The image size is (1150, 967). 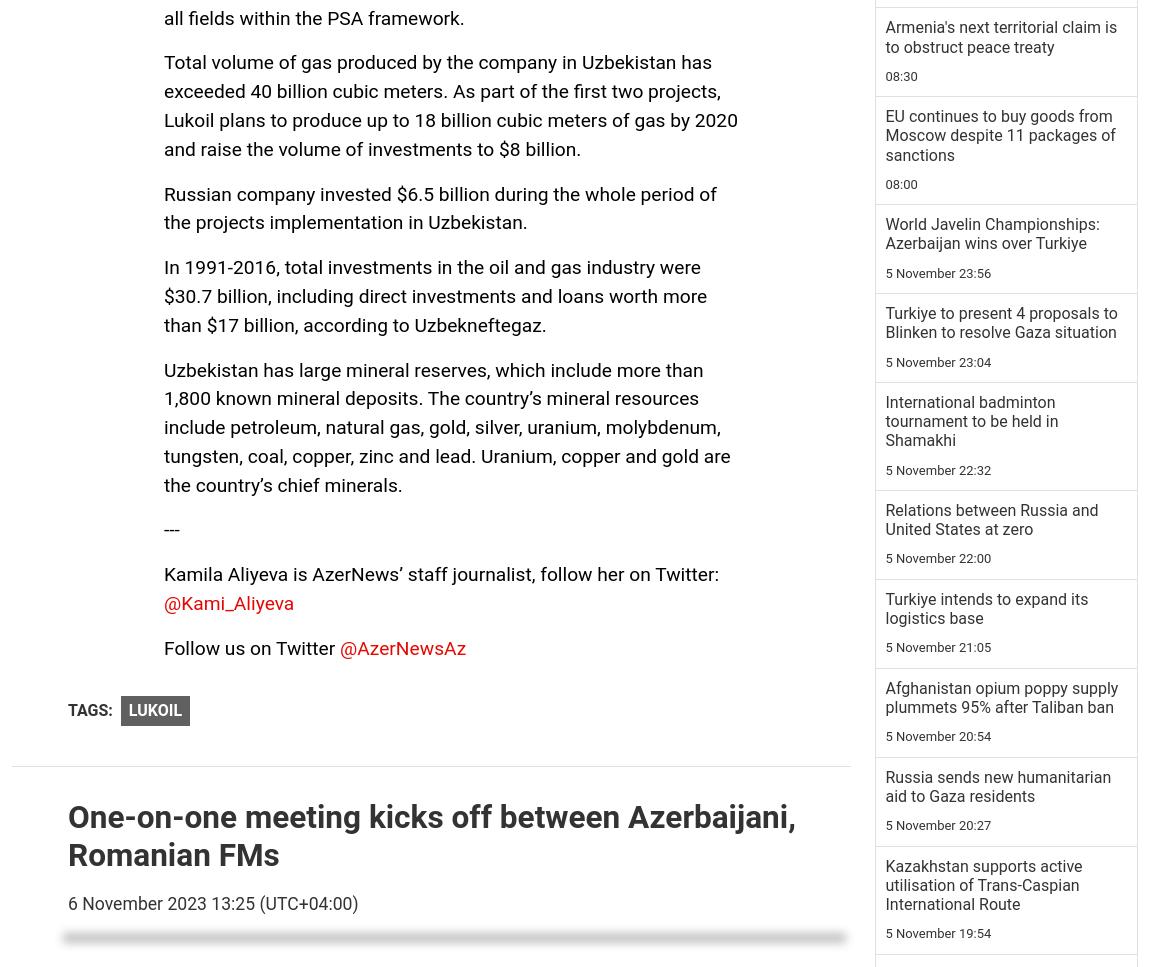 What do you see at coordinates (938, 531) in the screenshot?
I see `'5 November 14:26'` at bounding box center [938, 531].